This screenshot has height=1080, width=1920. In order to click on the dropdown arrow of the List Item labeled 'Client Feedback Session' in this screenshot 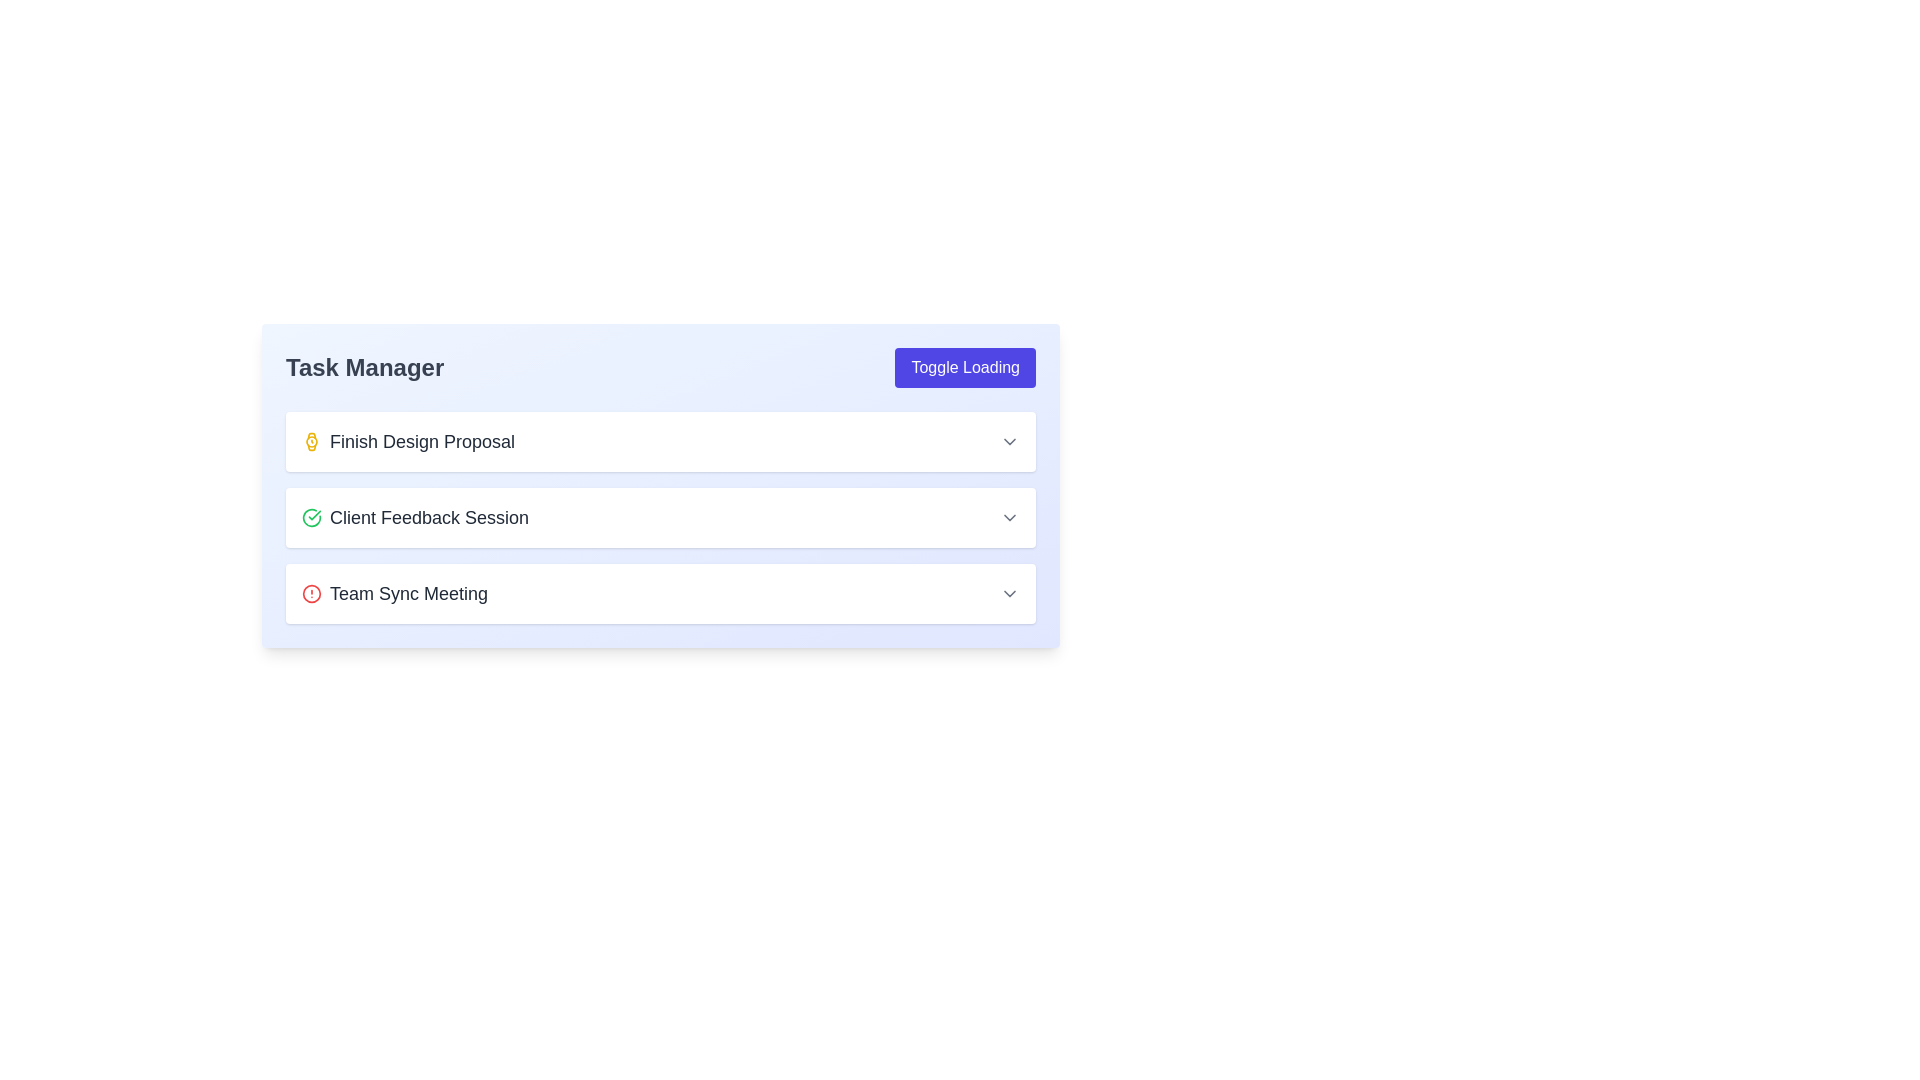, I will do `click(661, 516)`.